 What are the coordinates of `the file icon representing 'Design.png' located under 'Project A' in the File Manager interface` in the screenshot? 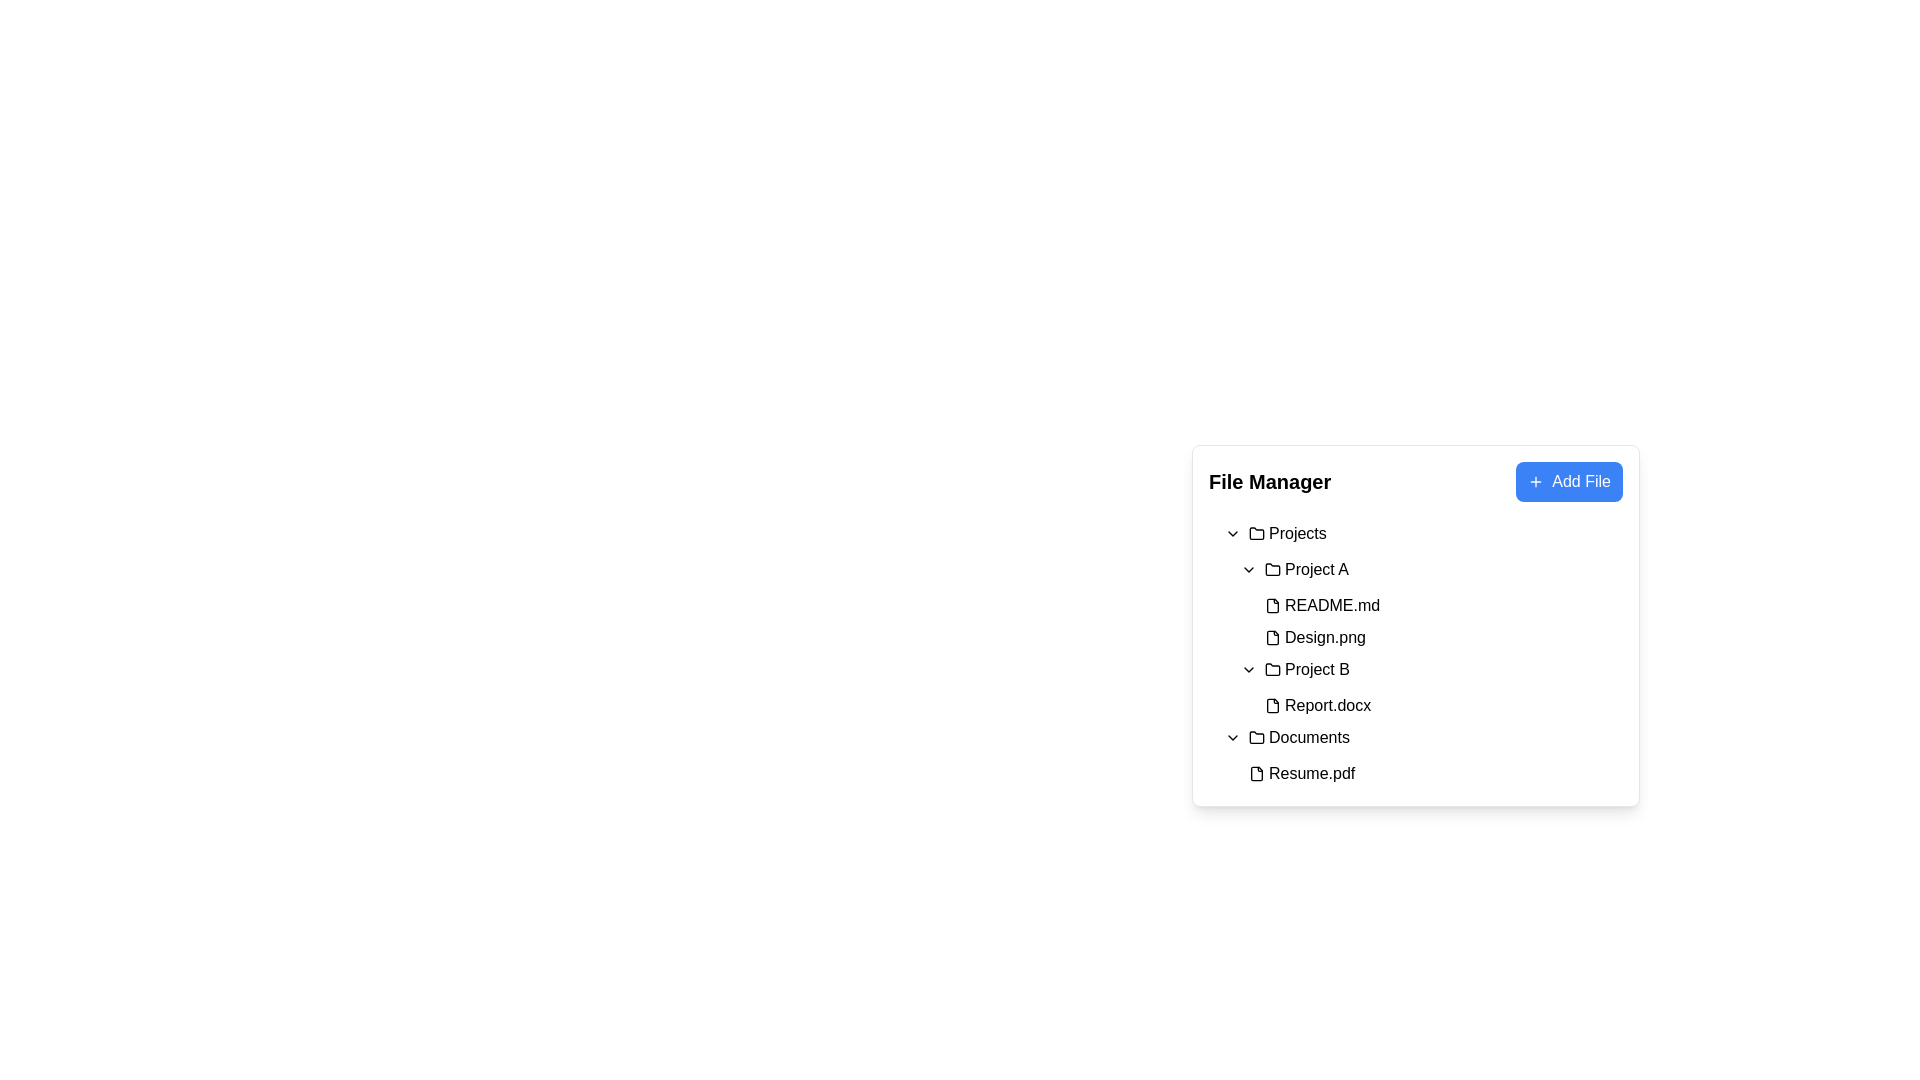 It's located at (1271, 637).